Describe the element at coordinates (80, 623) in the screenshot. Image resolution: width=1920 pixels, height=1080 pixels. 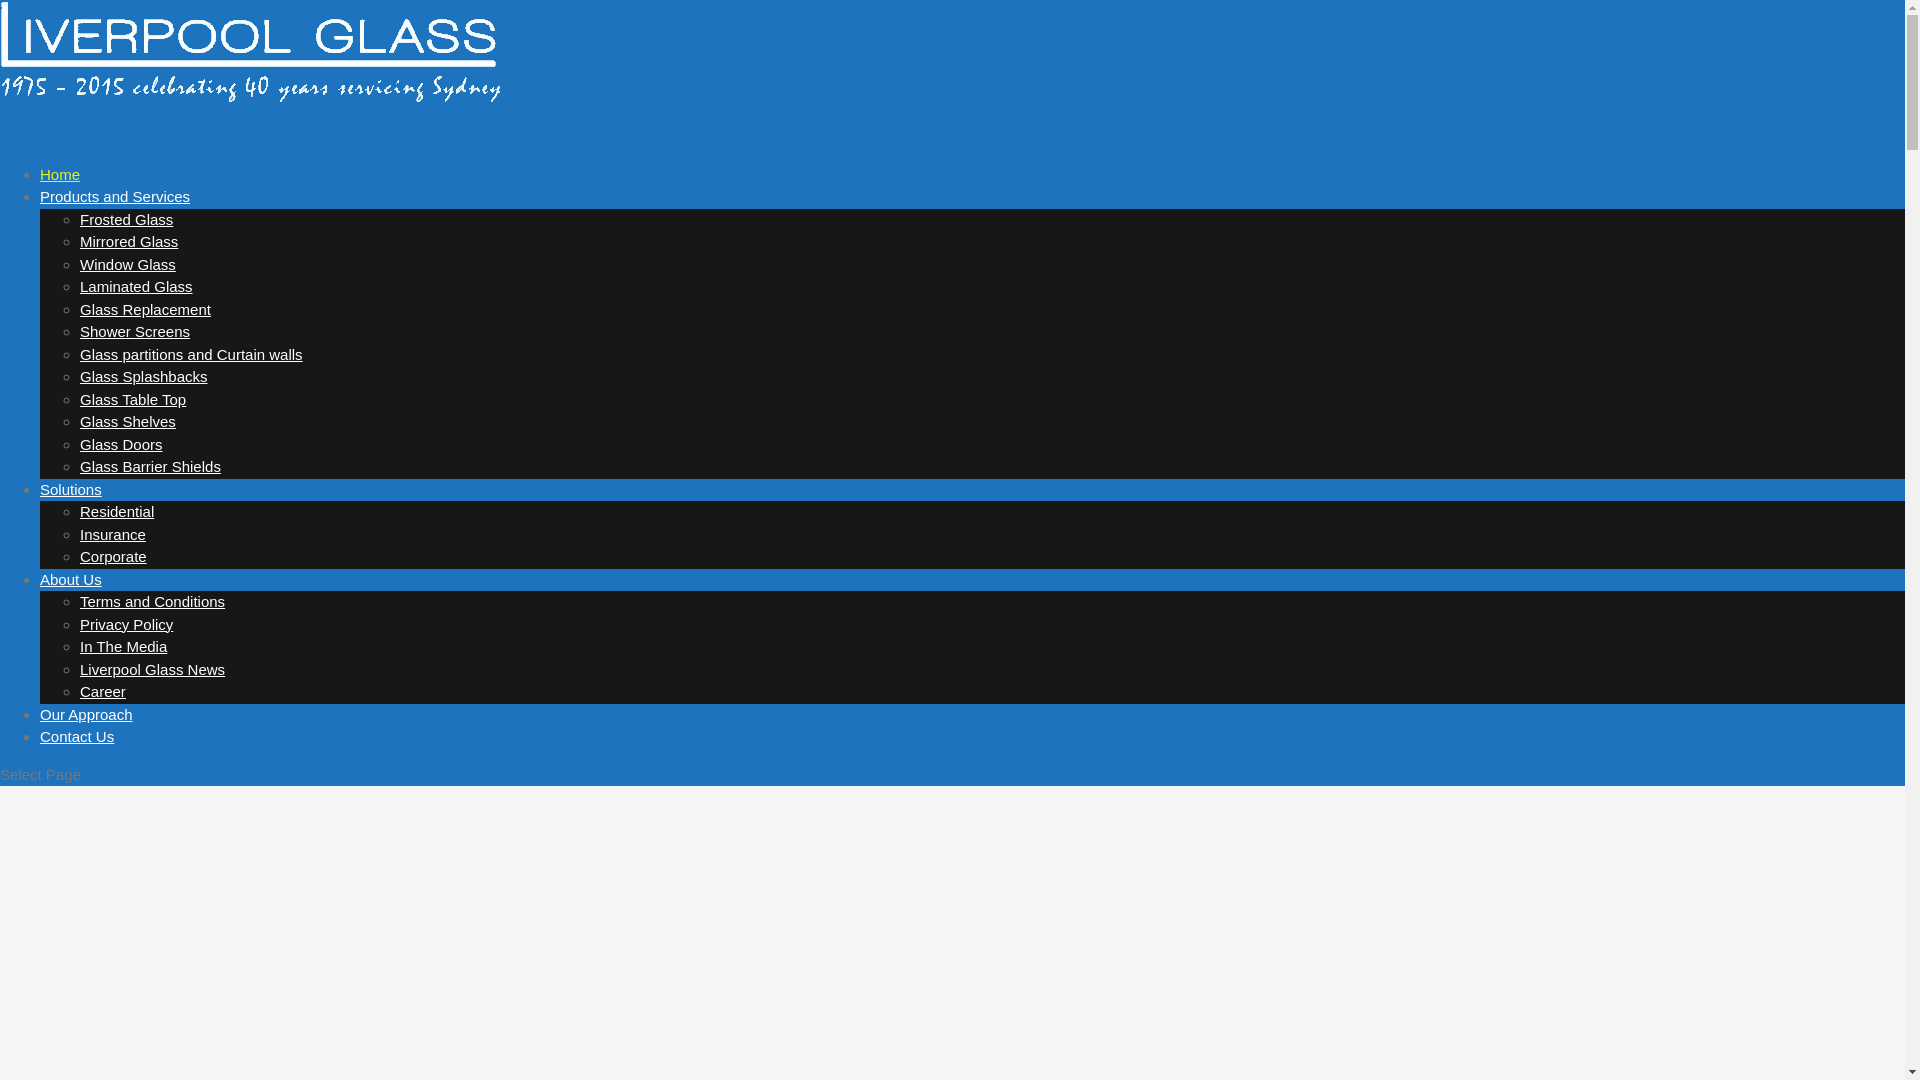
I see `'Privacy Policy'` at that location.